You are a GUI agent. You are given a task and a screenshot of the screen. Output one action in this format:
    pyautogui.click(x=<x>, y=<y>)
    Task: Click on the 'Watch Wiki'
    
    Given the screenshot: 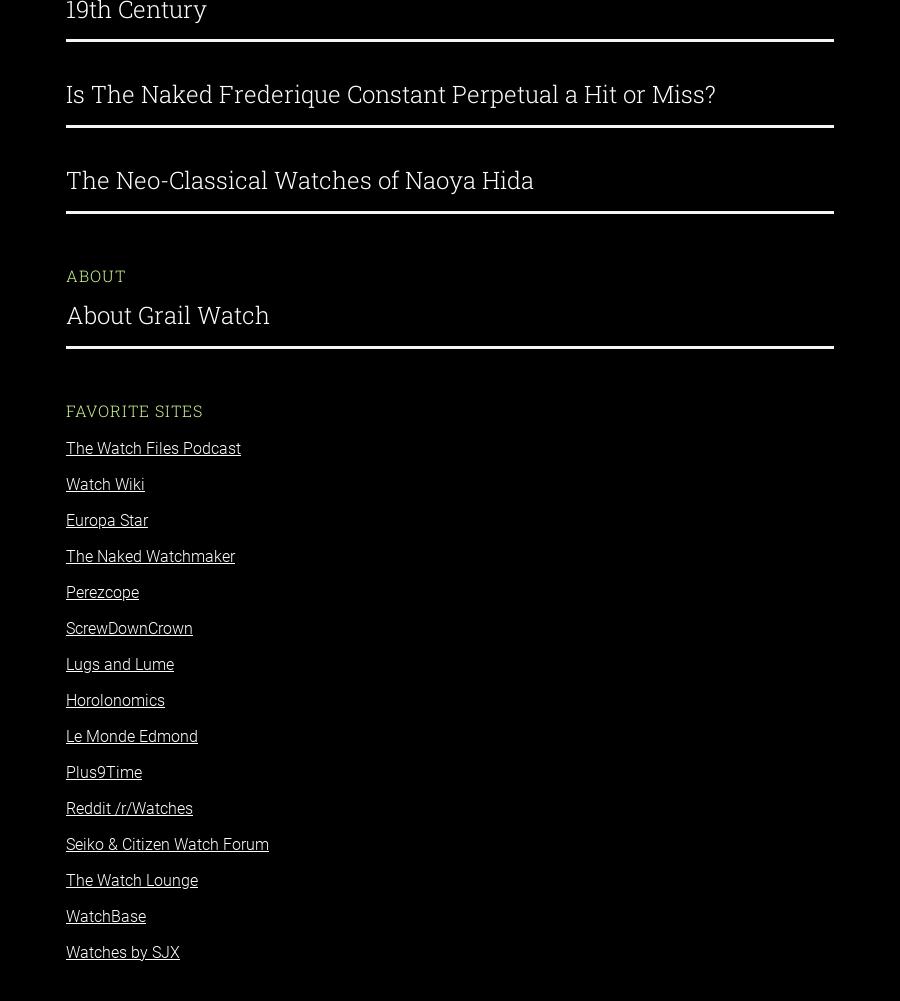 What is the action you would take?
    pyautogui.click(x=104, y=467)
    